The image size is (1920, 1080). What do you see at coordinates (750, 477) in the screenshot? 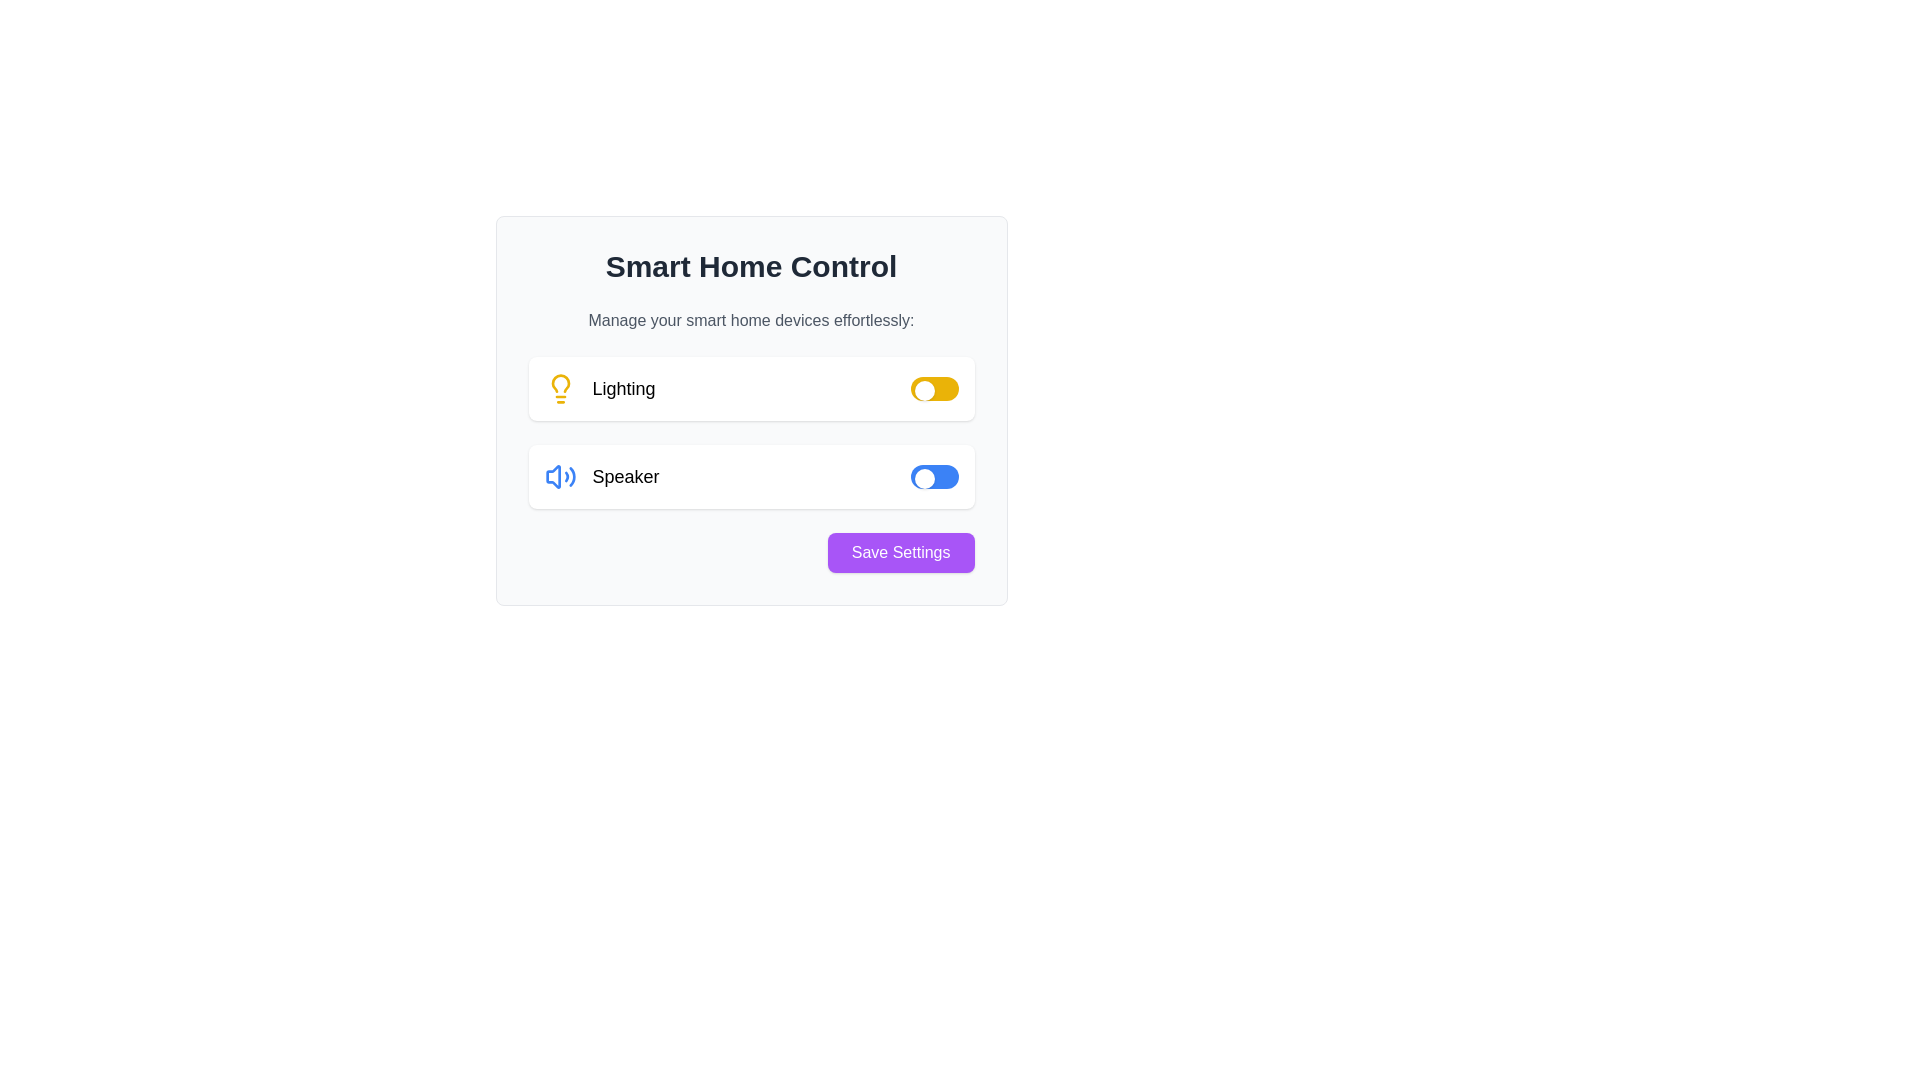
I see `the Card with toggle switch located below the 'Lighting' card in the 'Smart Home Control' section` at bounding box center [750, 477].